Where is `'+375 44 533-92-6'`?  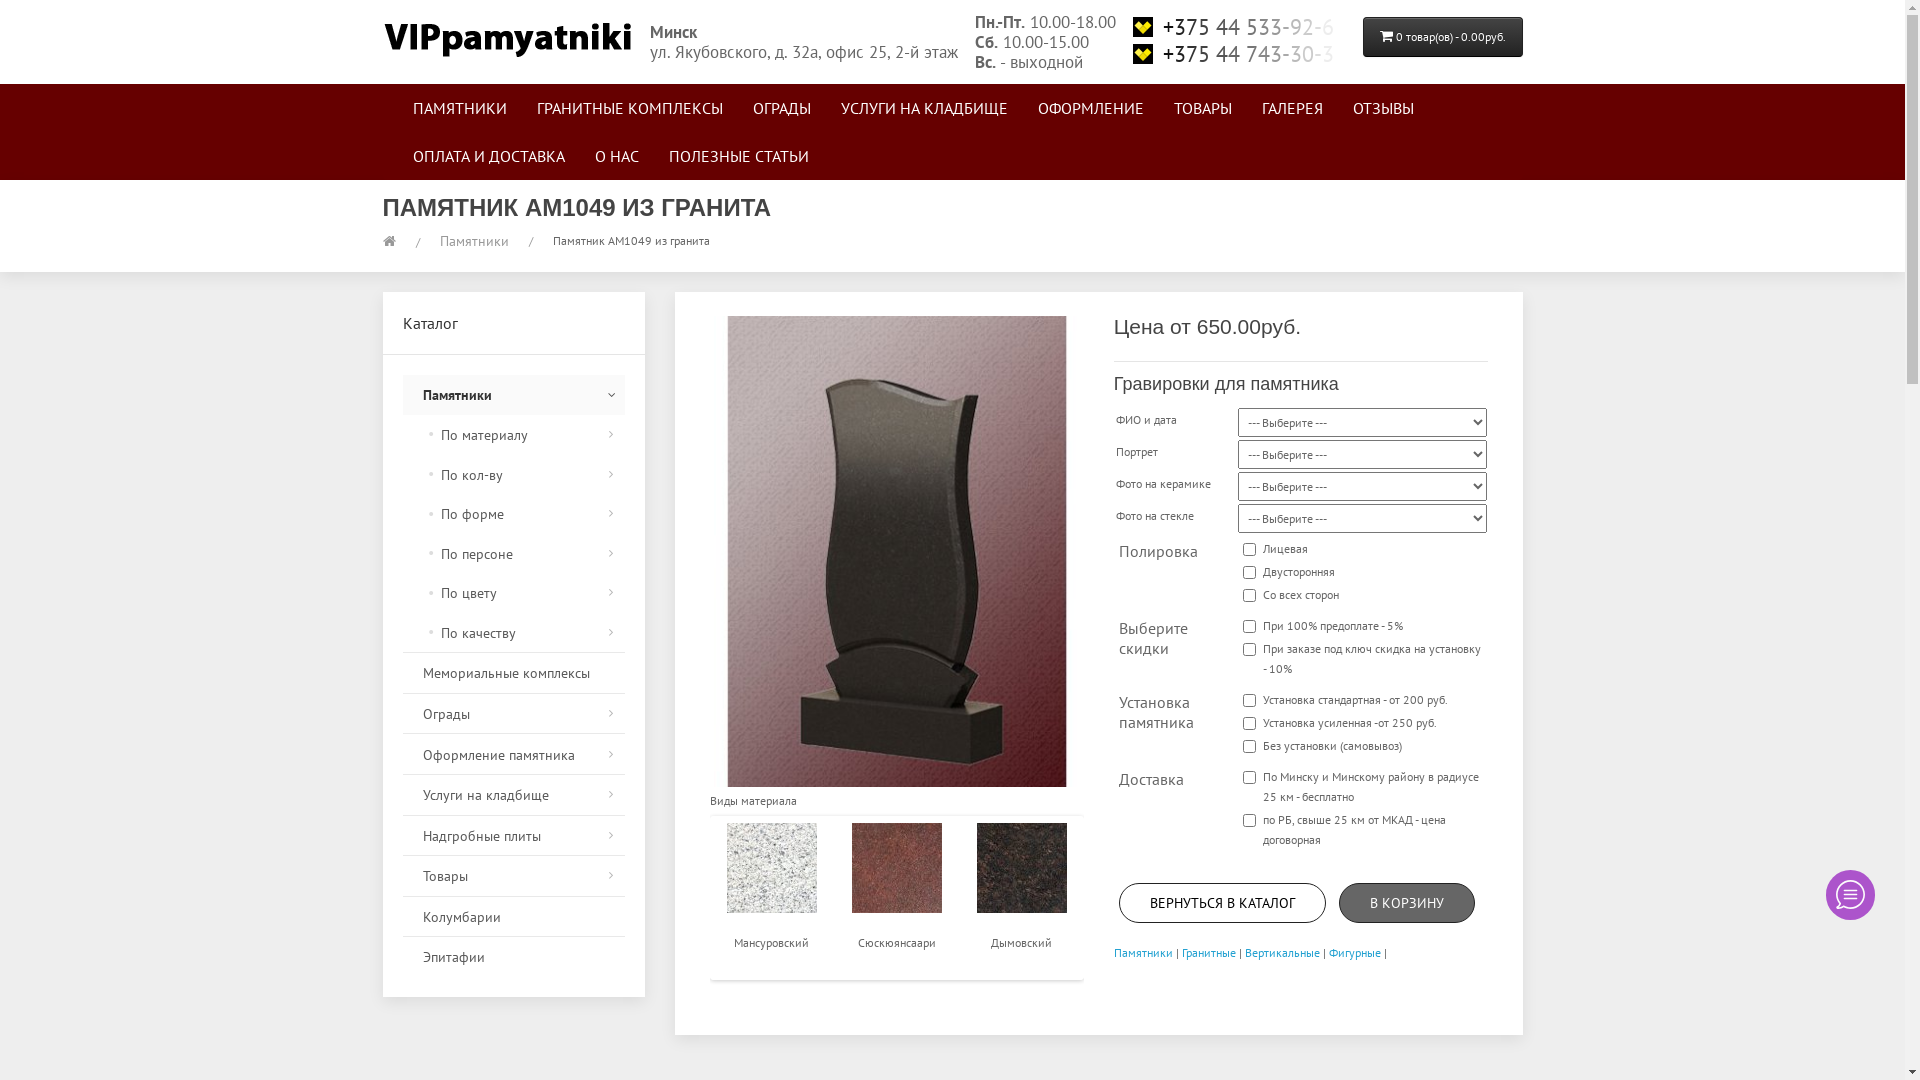
'+375 44 533-92-6' is located at coordinates (1237, 27).